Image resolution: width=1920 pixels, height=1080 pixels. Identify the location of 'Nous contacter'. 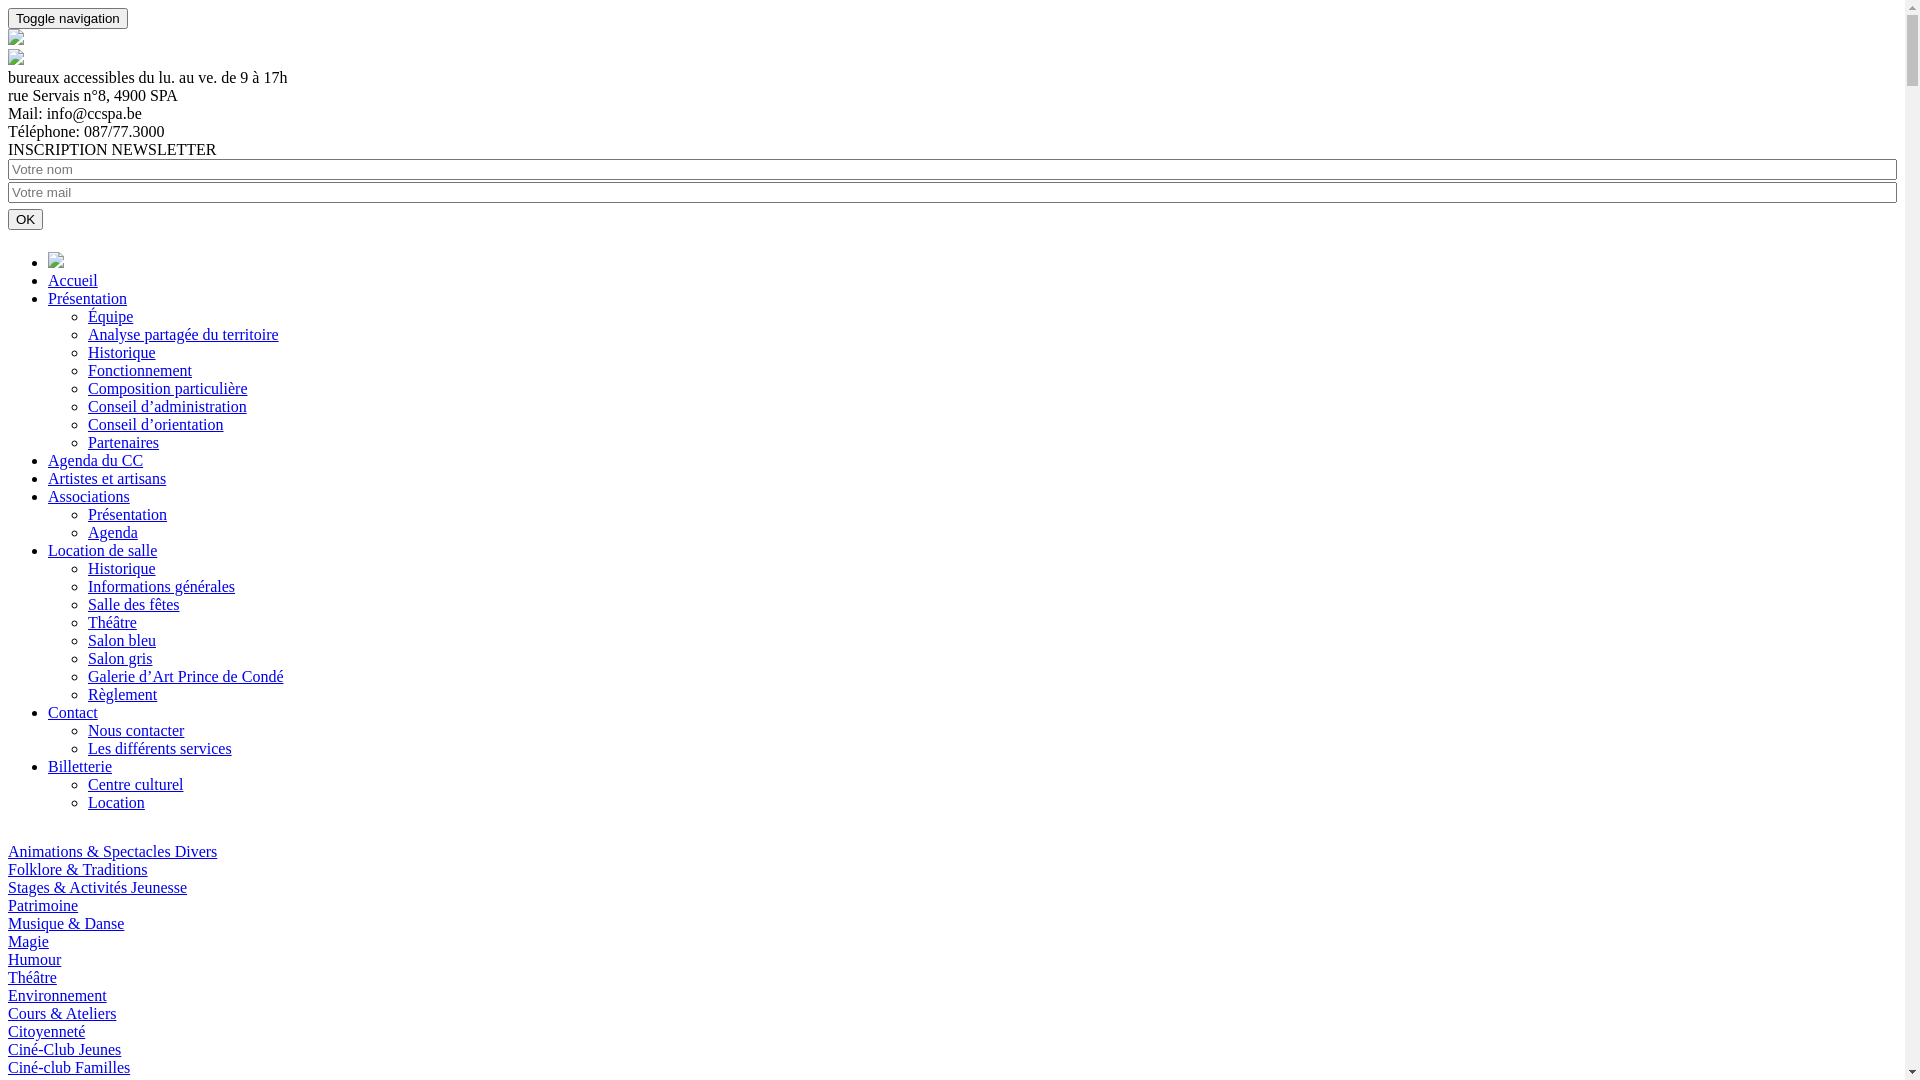
(134, 730).